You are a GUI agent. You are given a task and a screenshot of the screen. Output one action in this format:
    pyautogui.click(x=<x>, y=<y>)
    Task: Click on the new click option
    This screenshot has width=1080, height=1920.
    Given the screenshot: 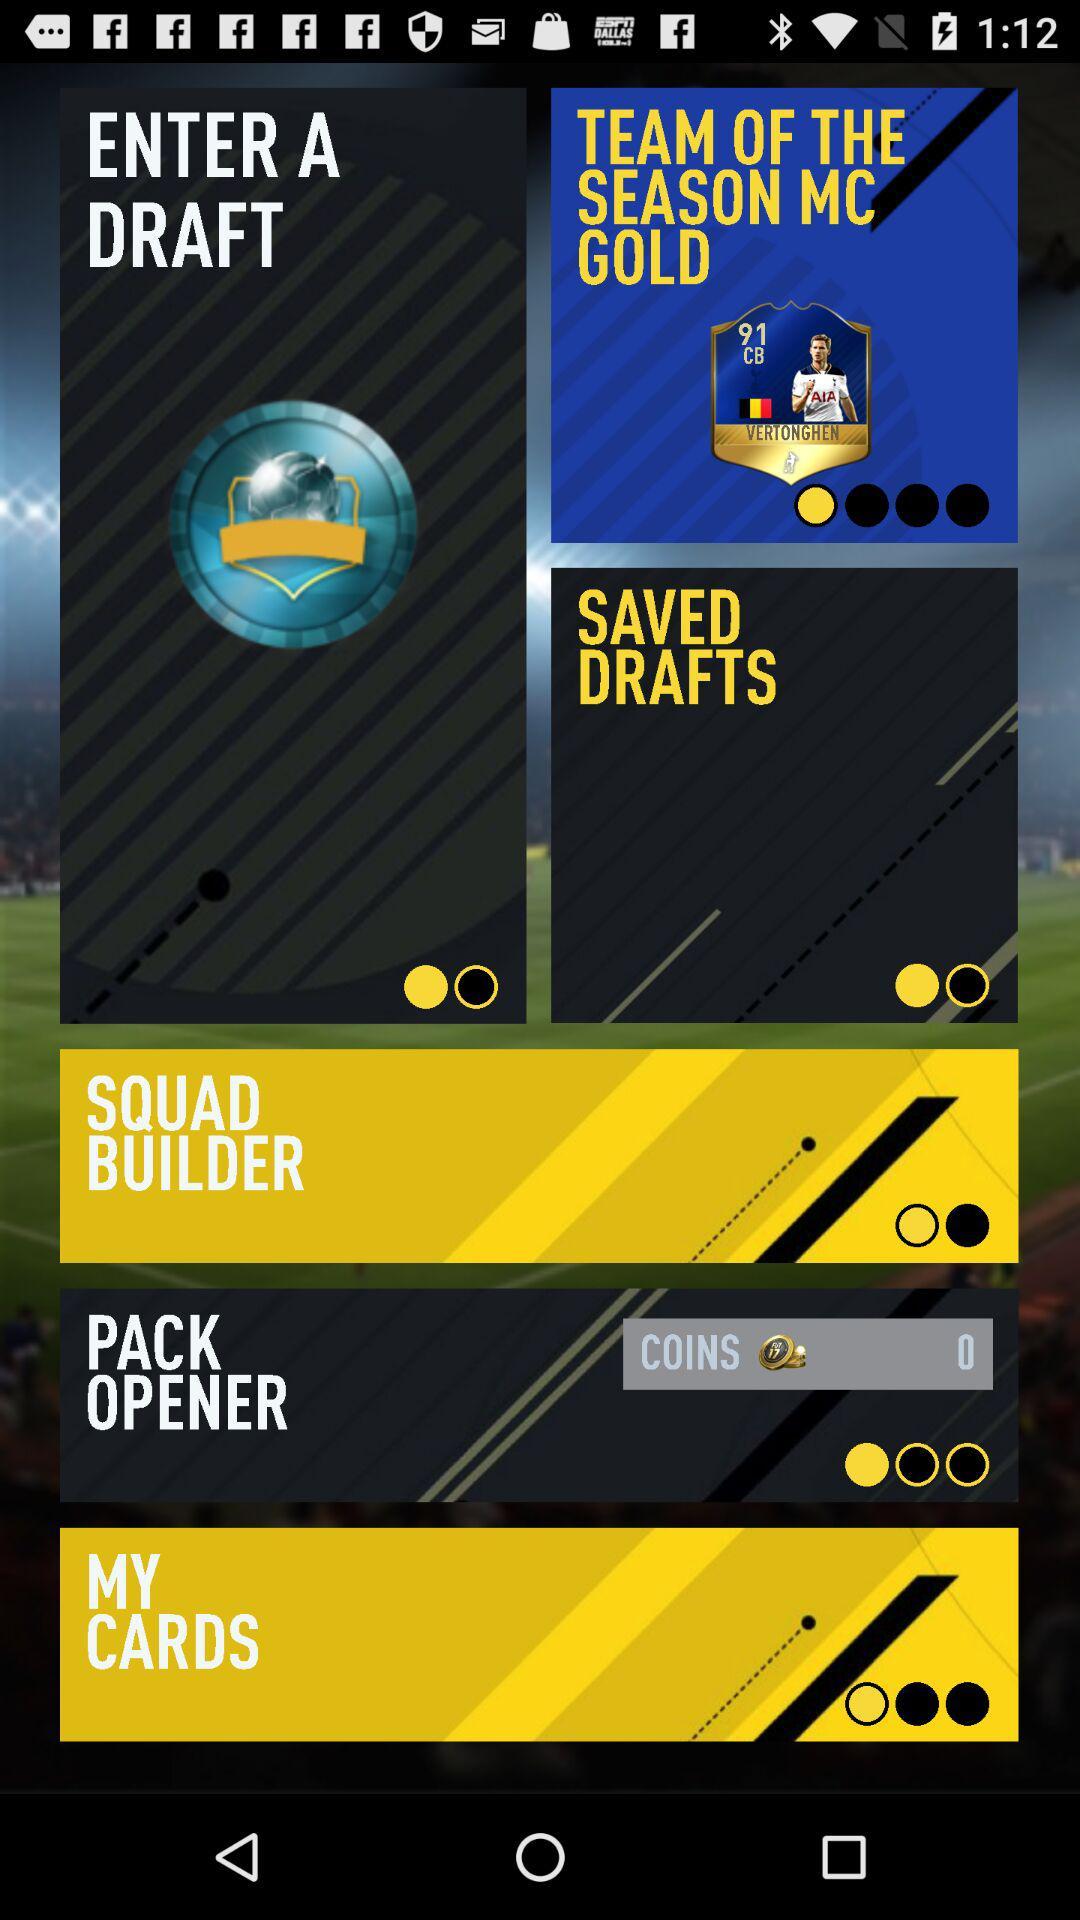 What is the action you would take?
    pyautogui.click(x=783, y=794)
    